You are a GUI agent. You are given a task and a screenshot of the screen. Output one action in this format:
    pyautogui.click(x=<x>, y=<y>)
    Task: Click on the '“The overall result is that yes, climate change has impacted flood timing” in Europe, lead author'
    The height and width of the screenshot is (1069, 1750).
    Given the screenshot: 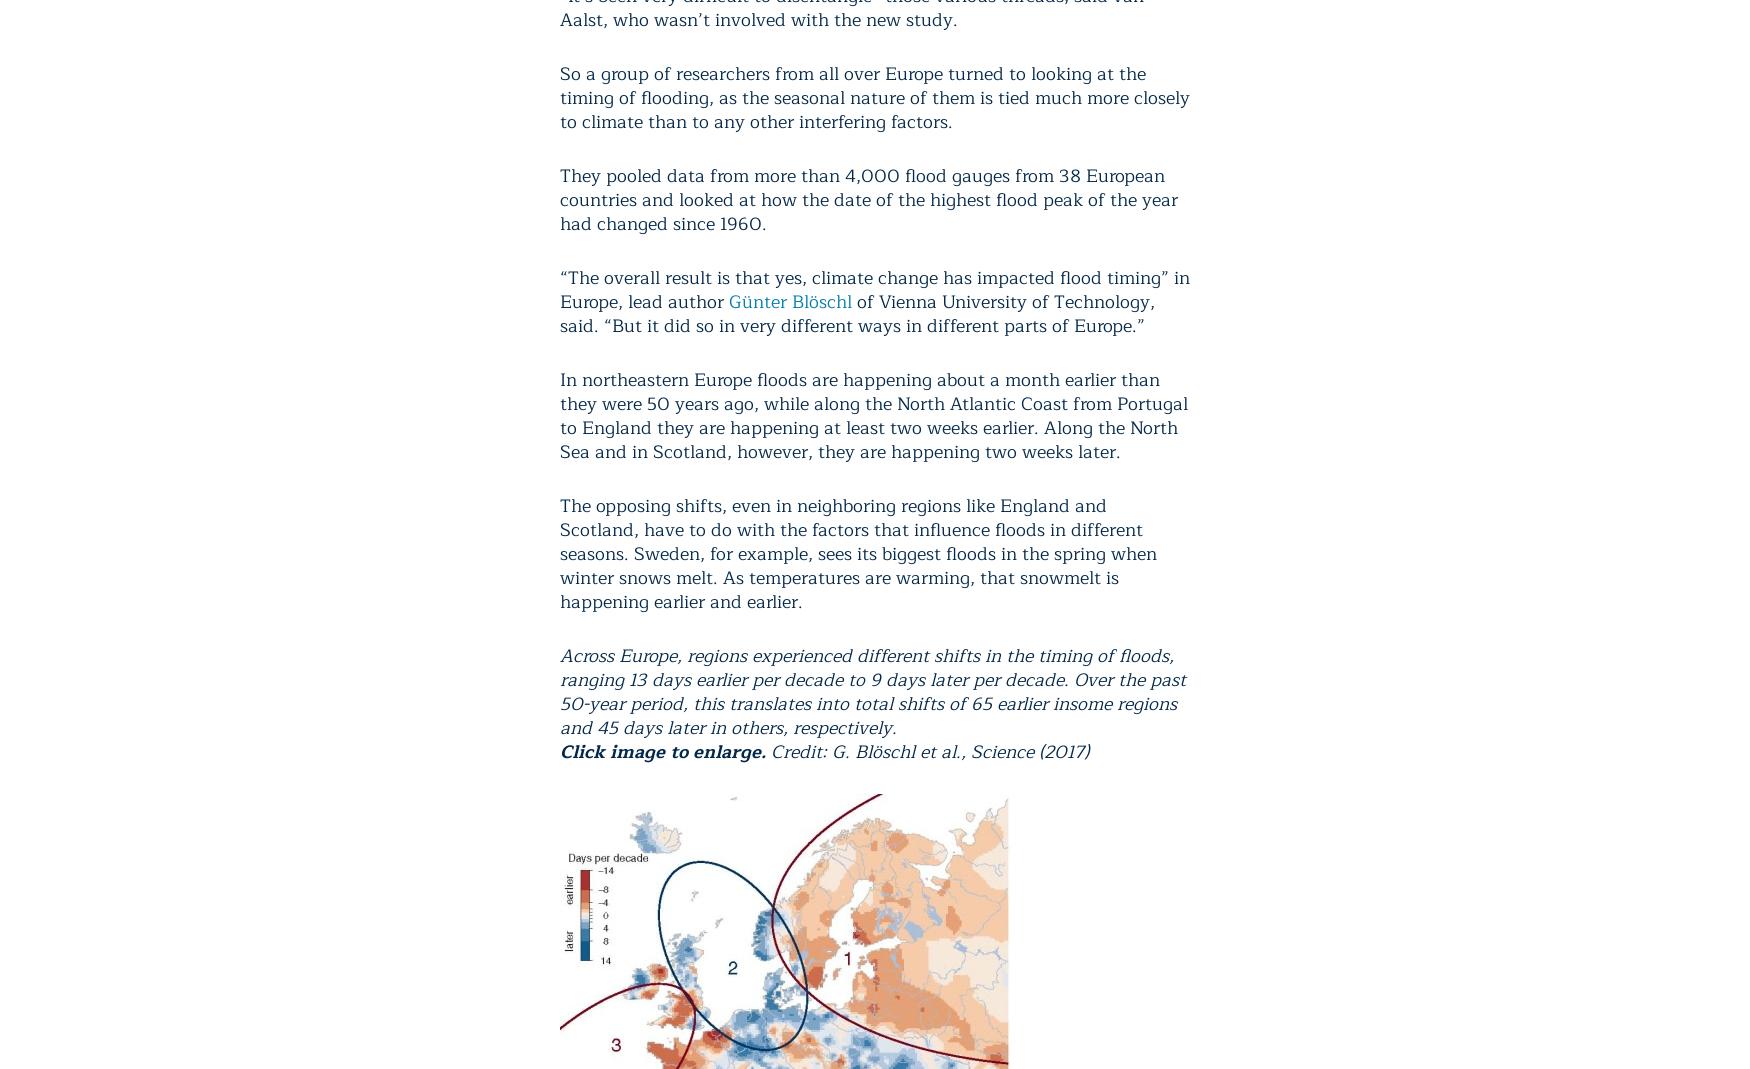 What is the action you would take?
    pyautogui.click(x=875, y=287)
    